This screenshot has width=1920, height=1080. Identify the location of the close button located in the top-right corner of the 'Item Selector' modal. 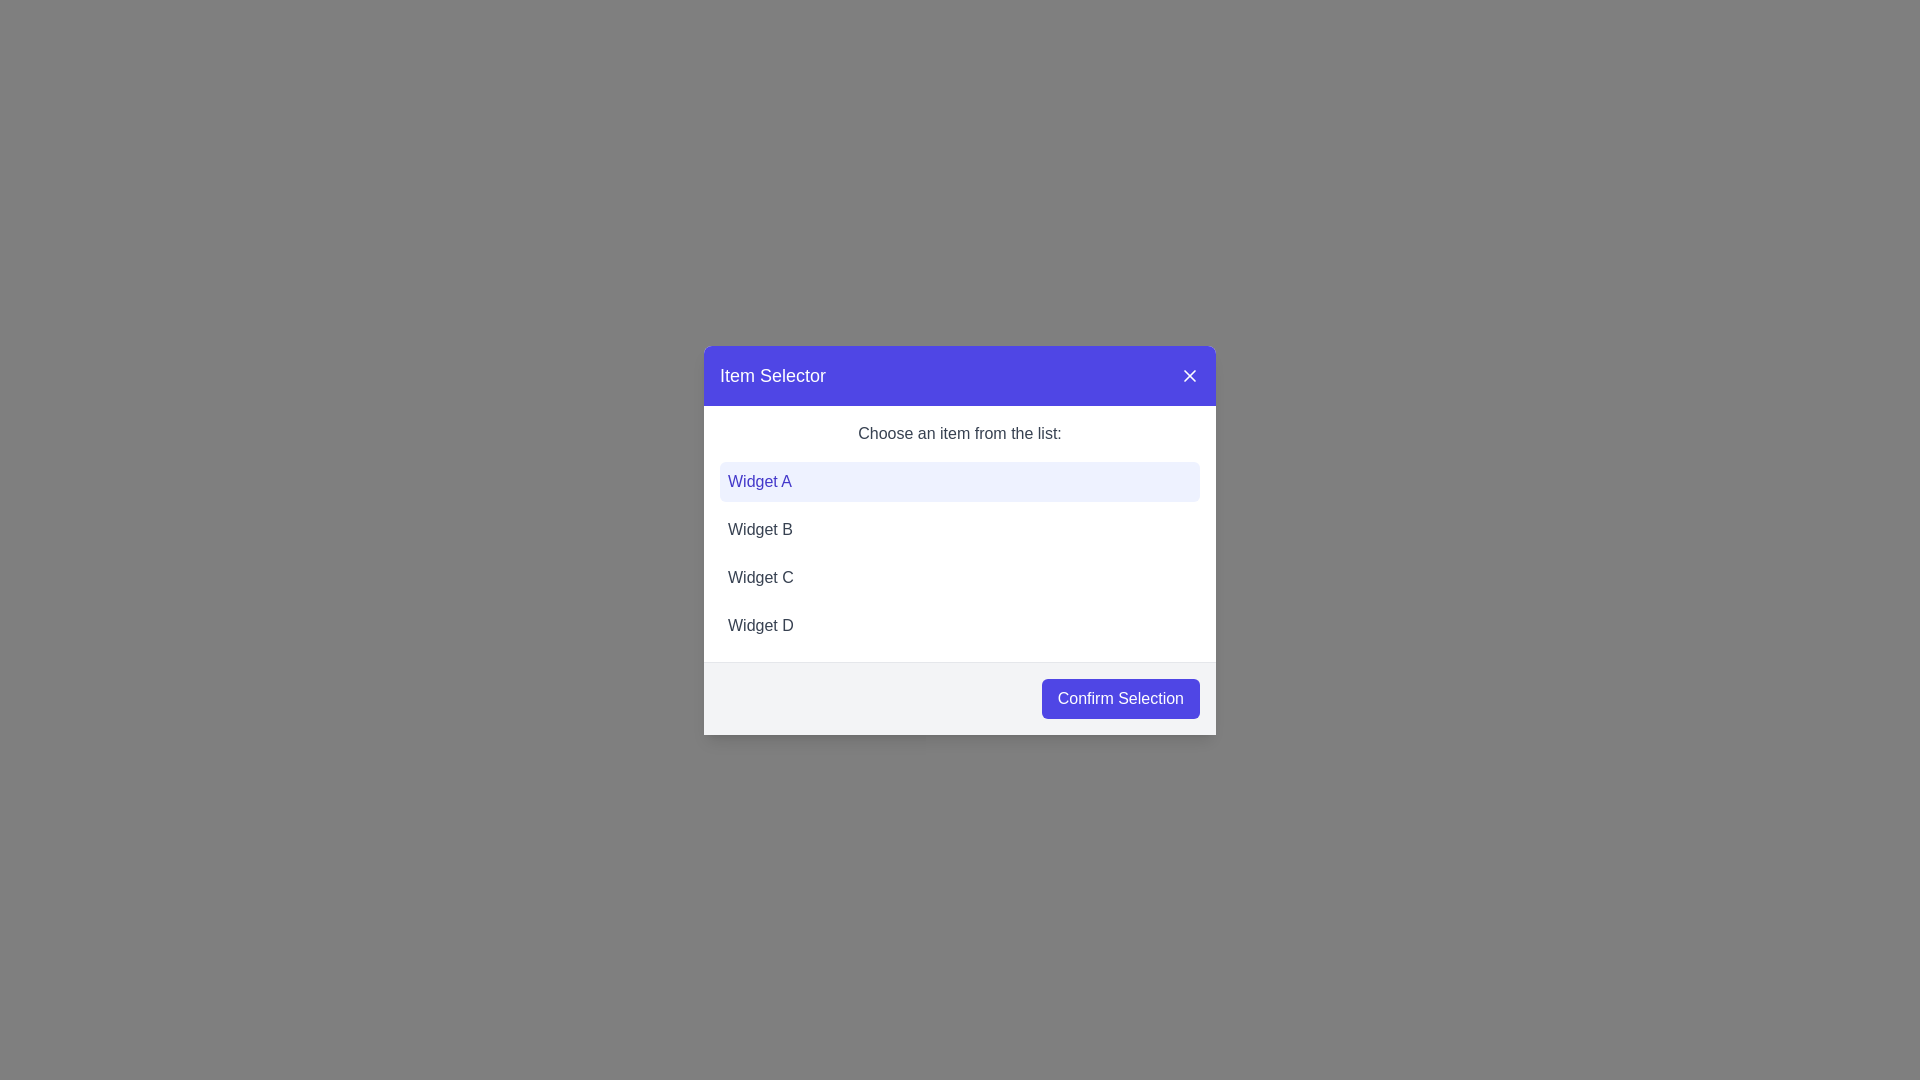
(1190, 375).